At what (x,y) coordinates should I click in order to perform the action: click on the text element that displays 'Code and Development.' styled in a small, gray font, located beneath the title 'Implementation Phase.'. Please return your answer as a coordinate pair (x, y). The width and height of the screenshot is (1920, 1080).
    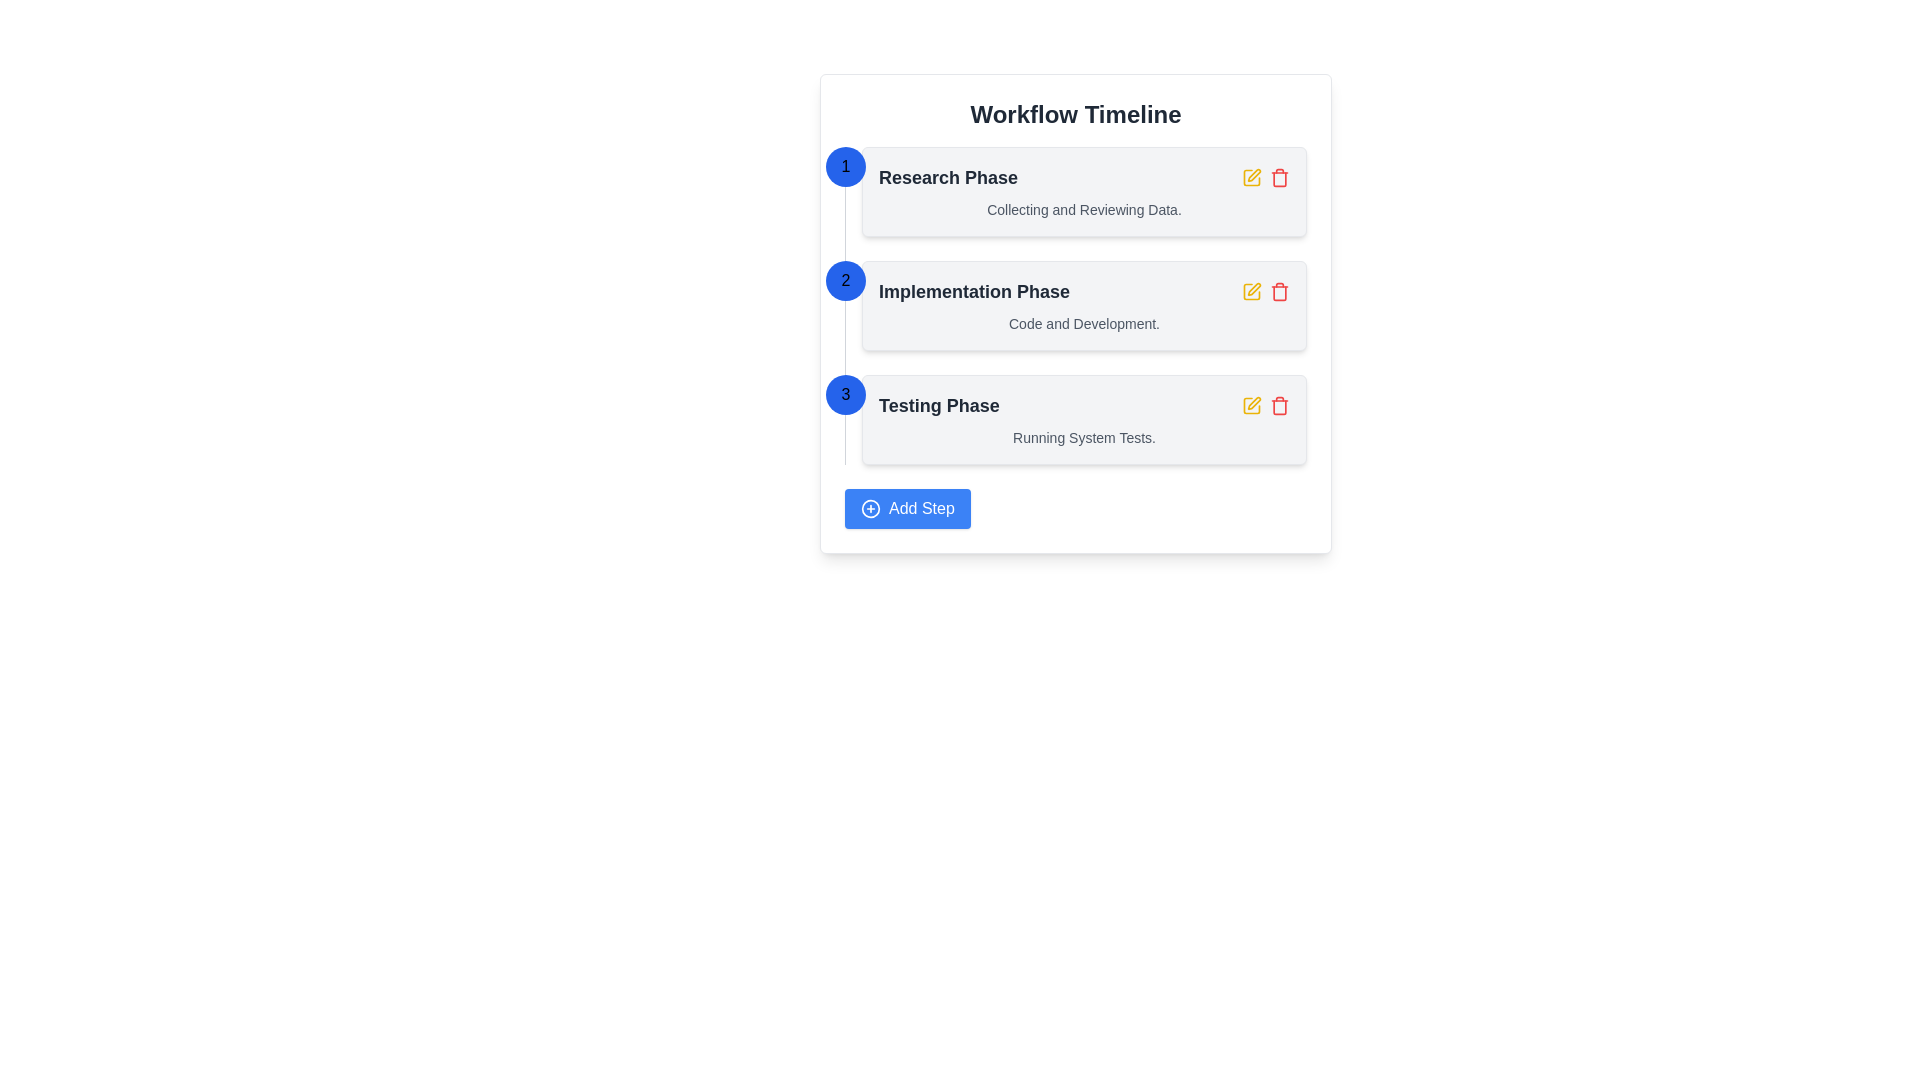
    Looking at the image, I should click on (1083, 323).